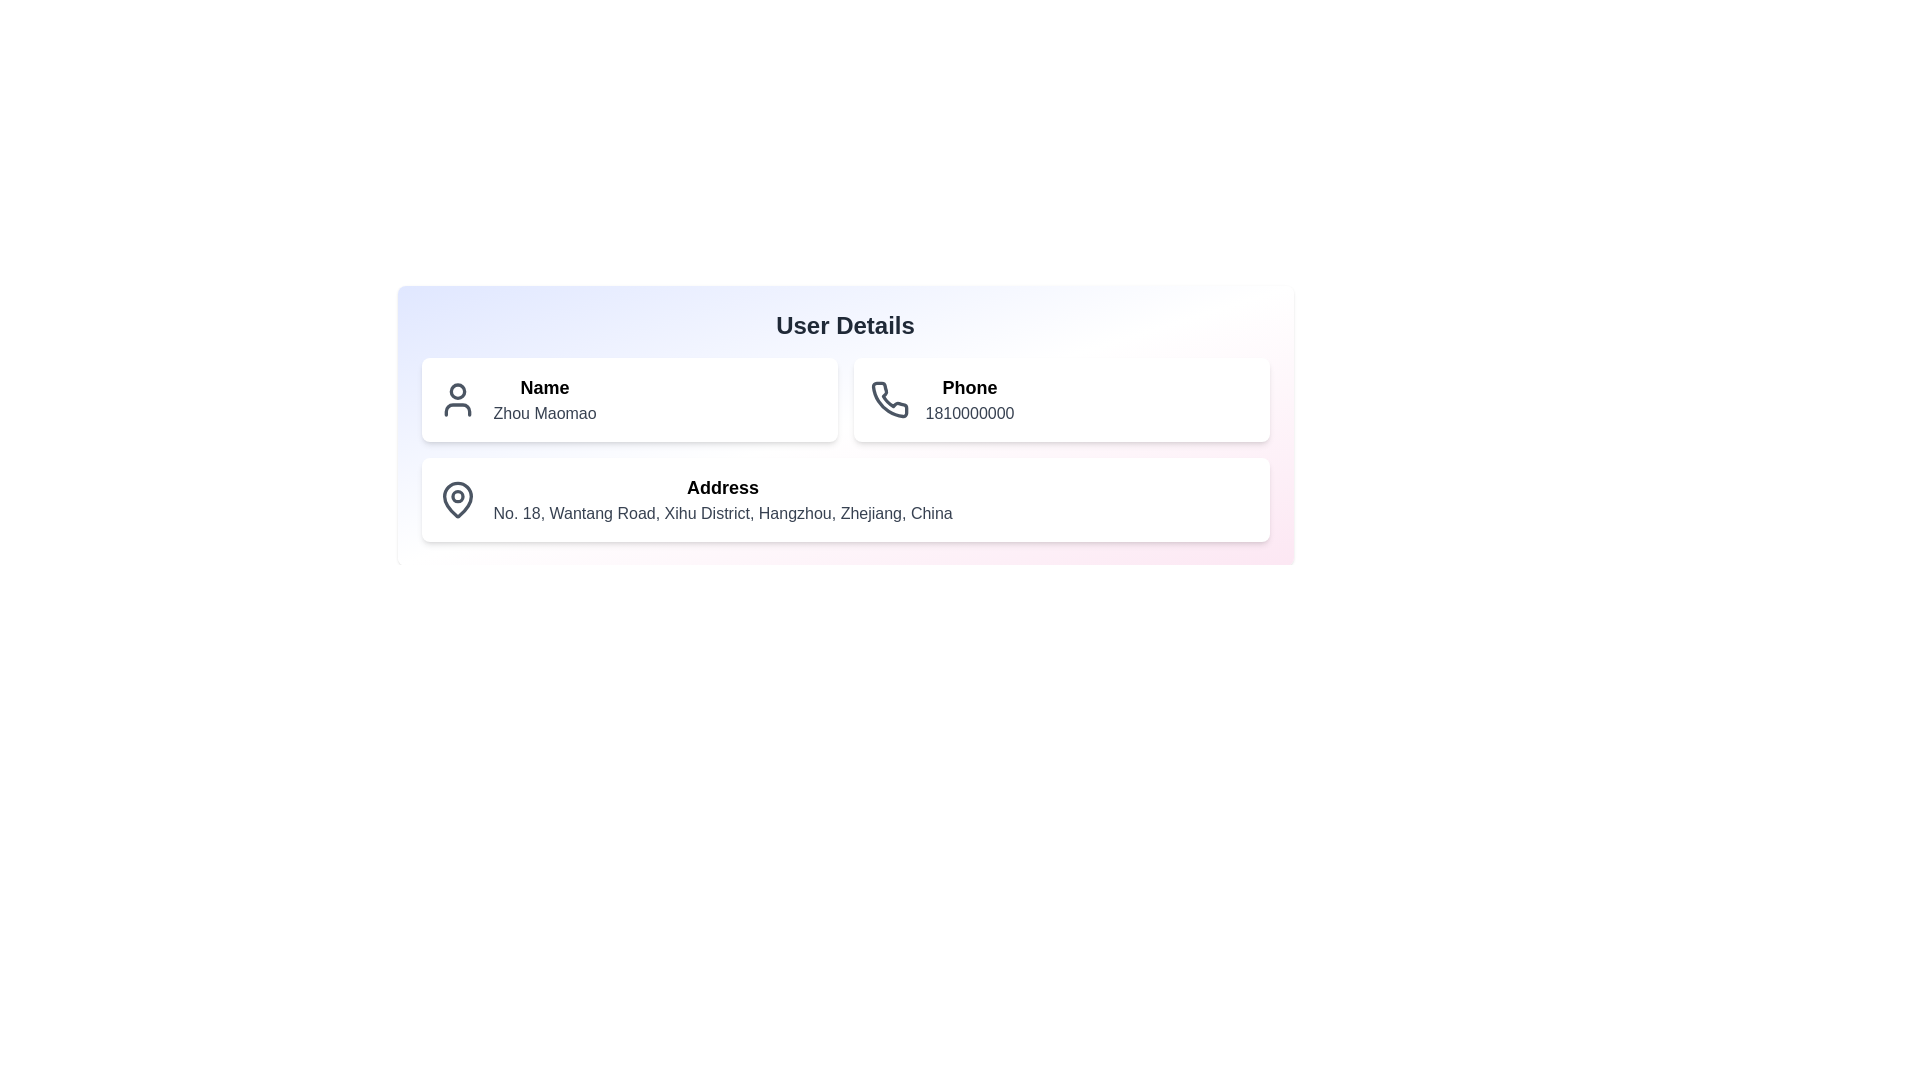  I want to click on the phone contact icon located to the left of the text 'Phone', which visually denotes the associated text and number '1810000000', so click(888, 400).